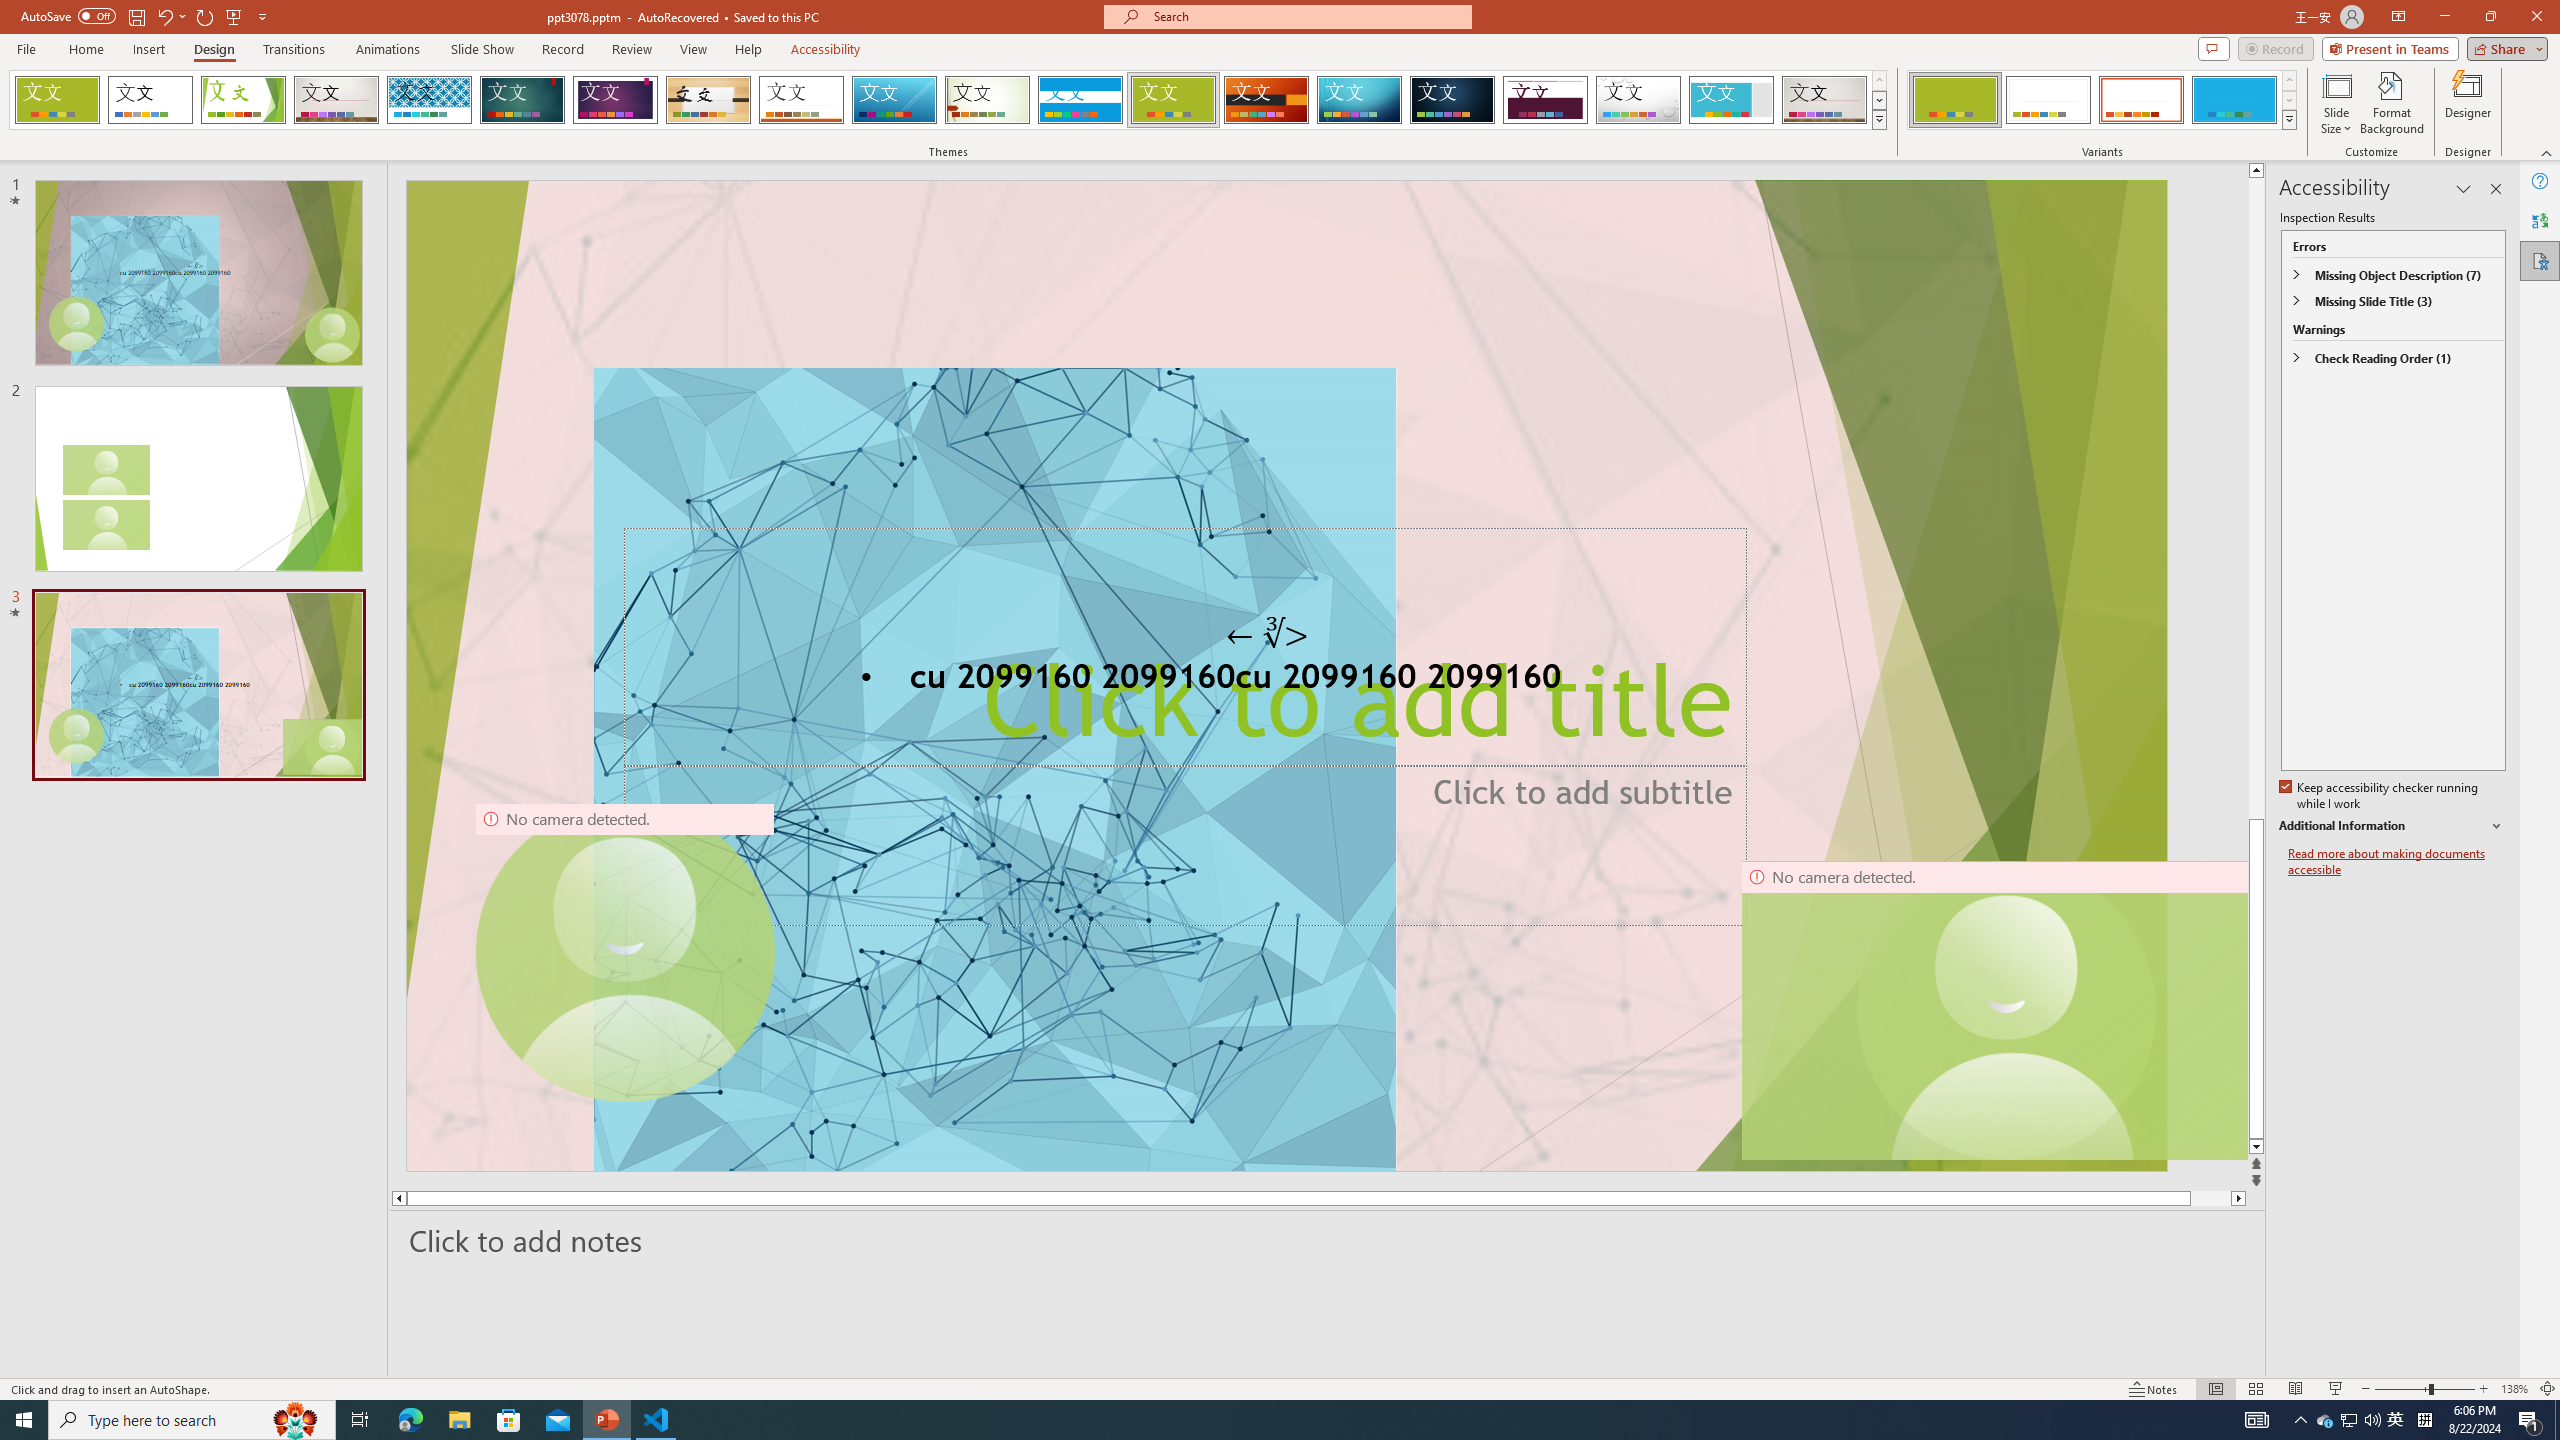 The width and height of the screenshot is (2560, 1440). What do you see at coordinates (709, 99) in the screenshot?
I see `'Organic'` at bounding box center [709, 99].